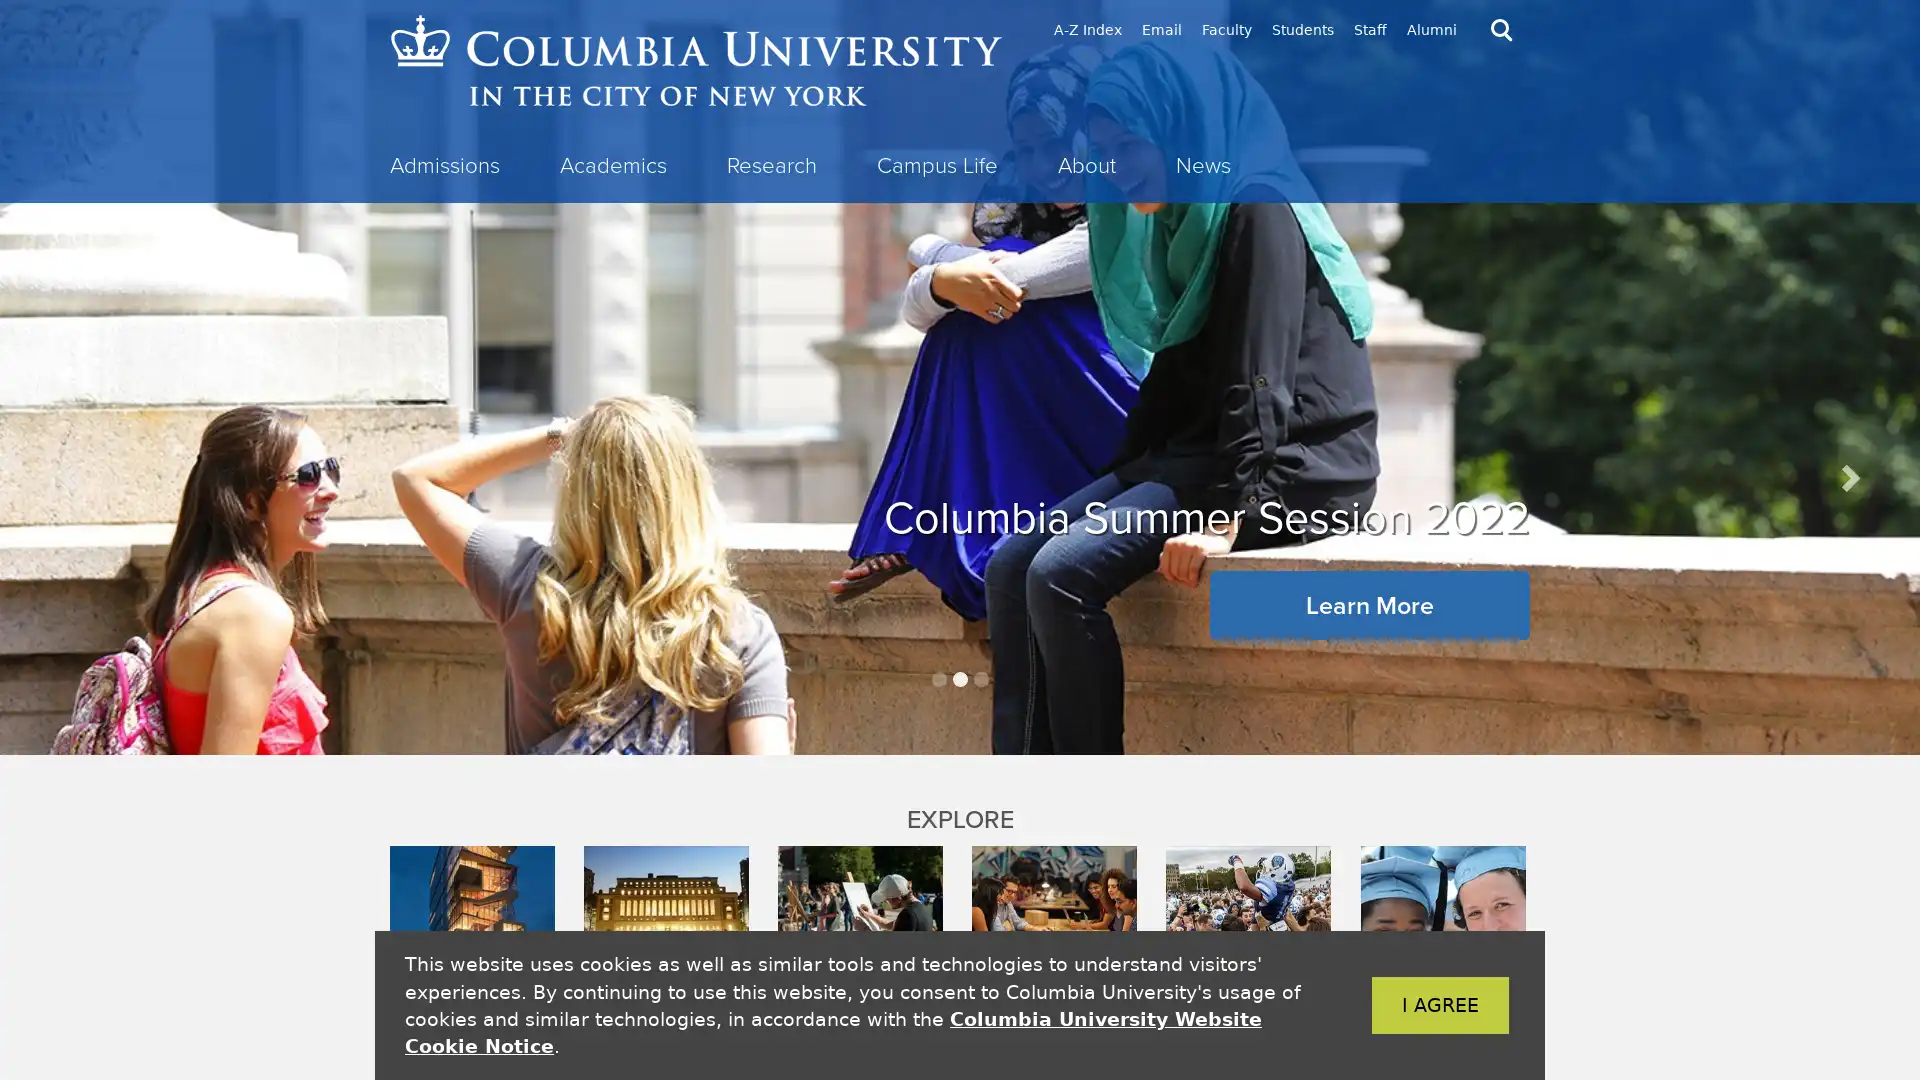 This screenshot has height=1080, width=1920. Describe the element at coordinates (1409, 1005) in the screenshot. I see `Close Cookie Notice I AGREE` at that location.